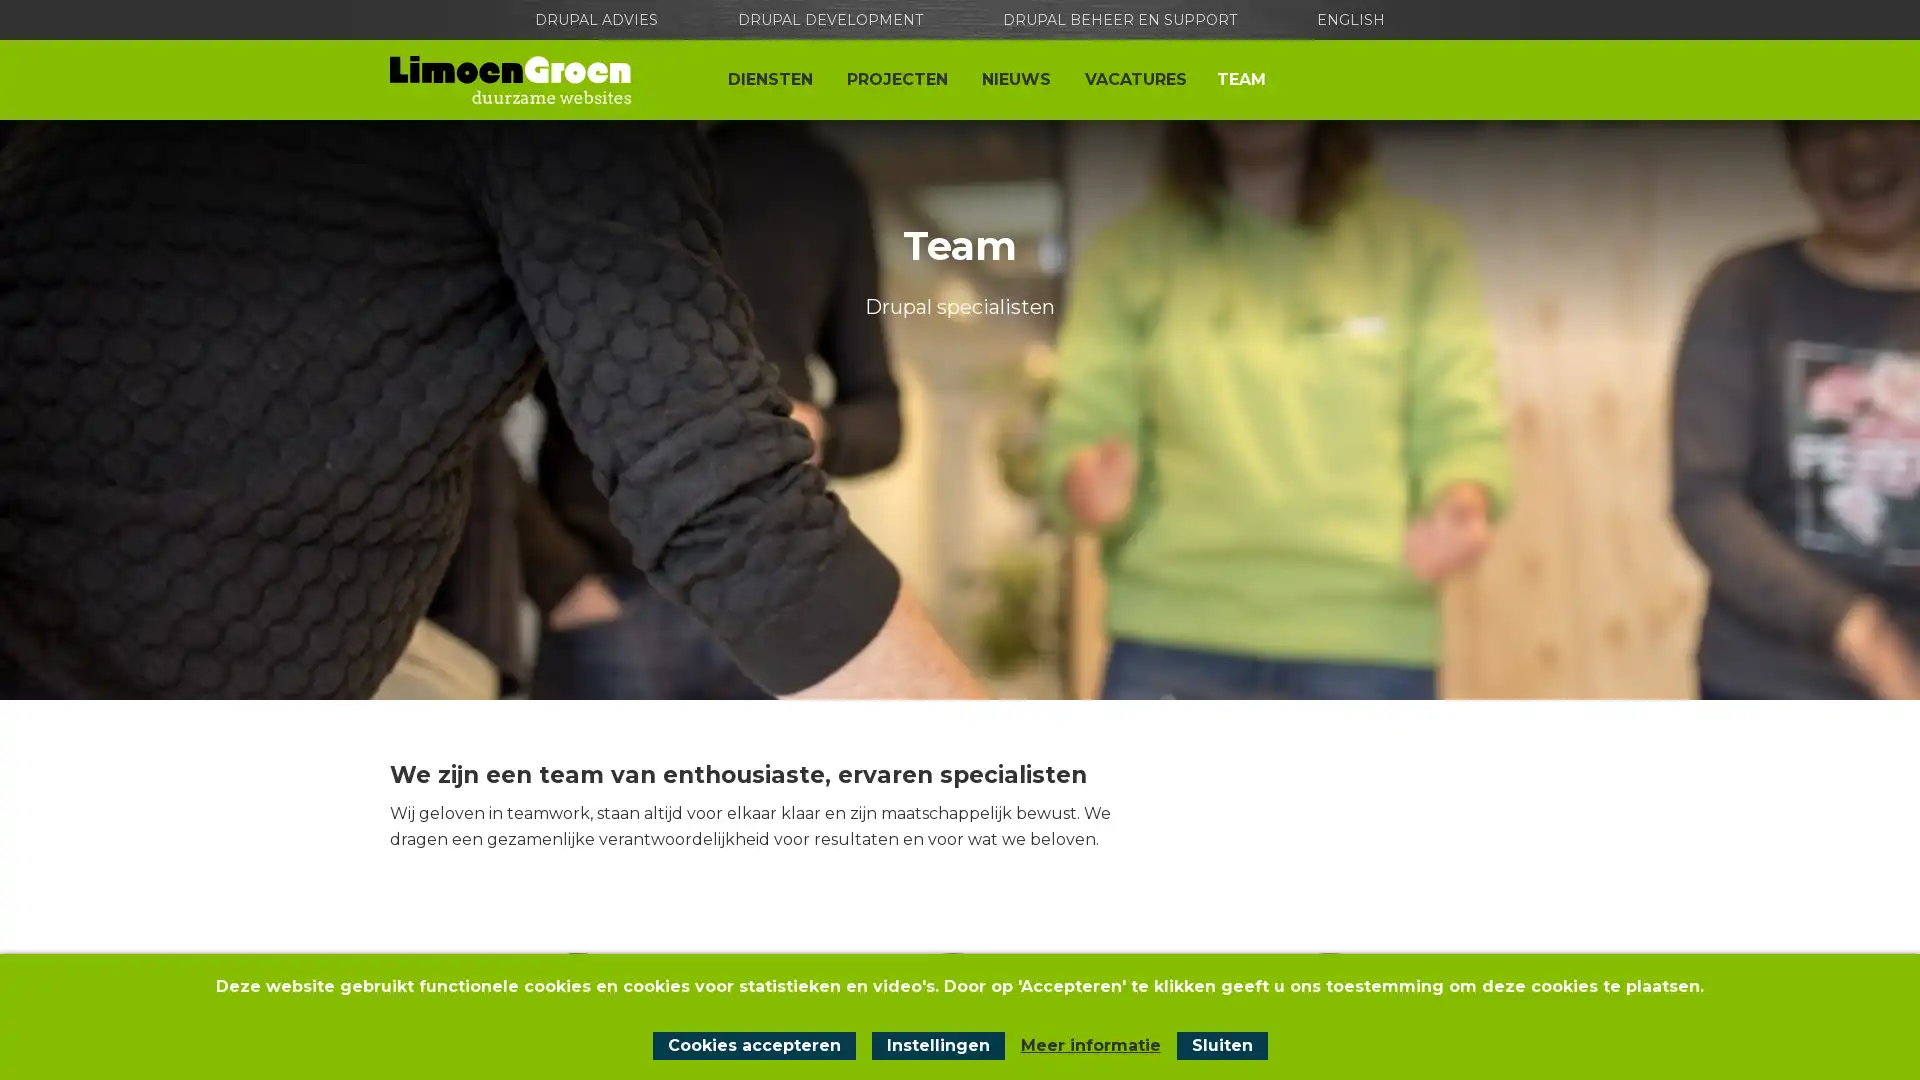 This screenshot has height=1080, width=1920. I want to click on Instellingen, so click(936, 1044).